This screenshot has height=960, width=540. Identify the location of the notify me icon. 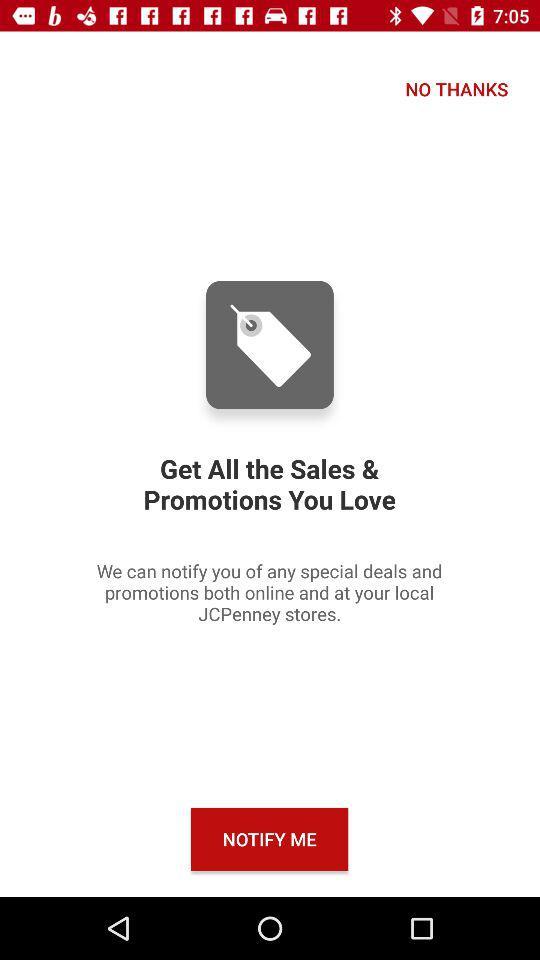
(269, 839).